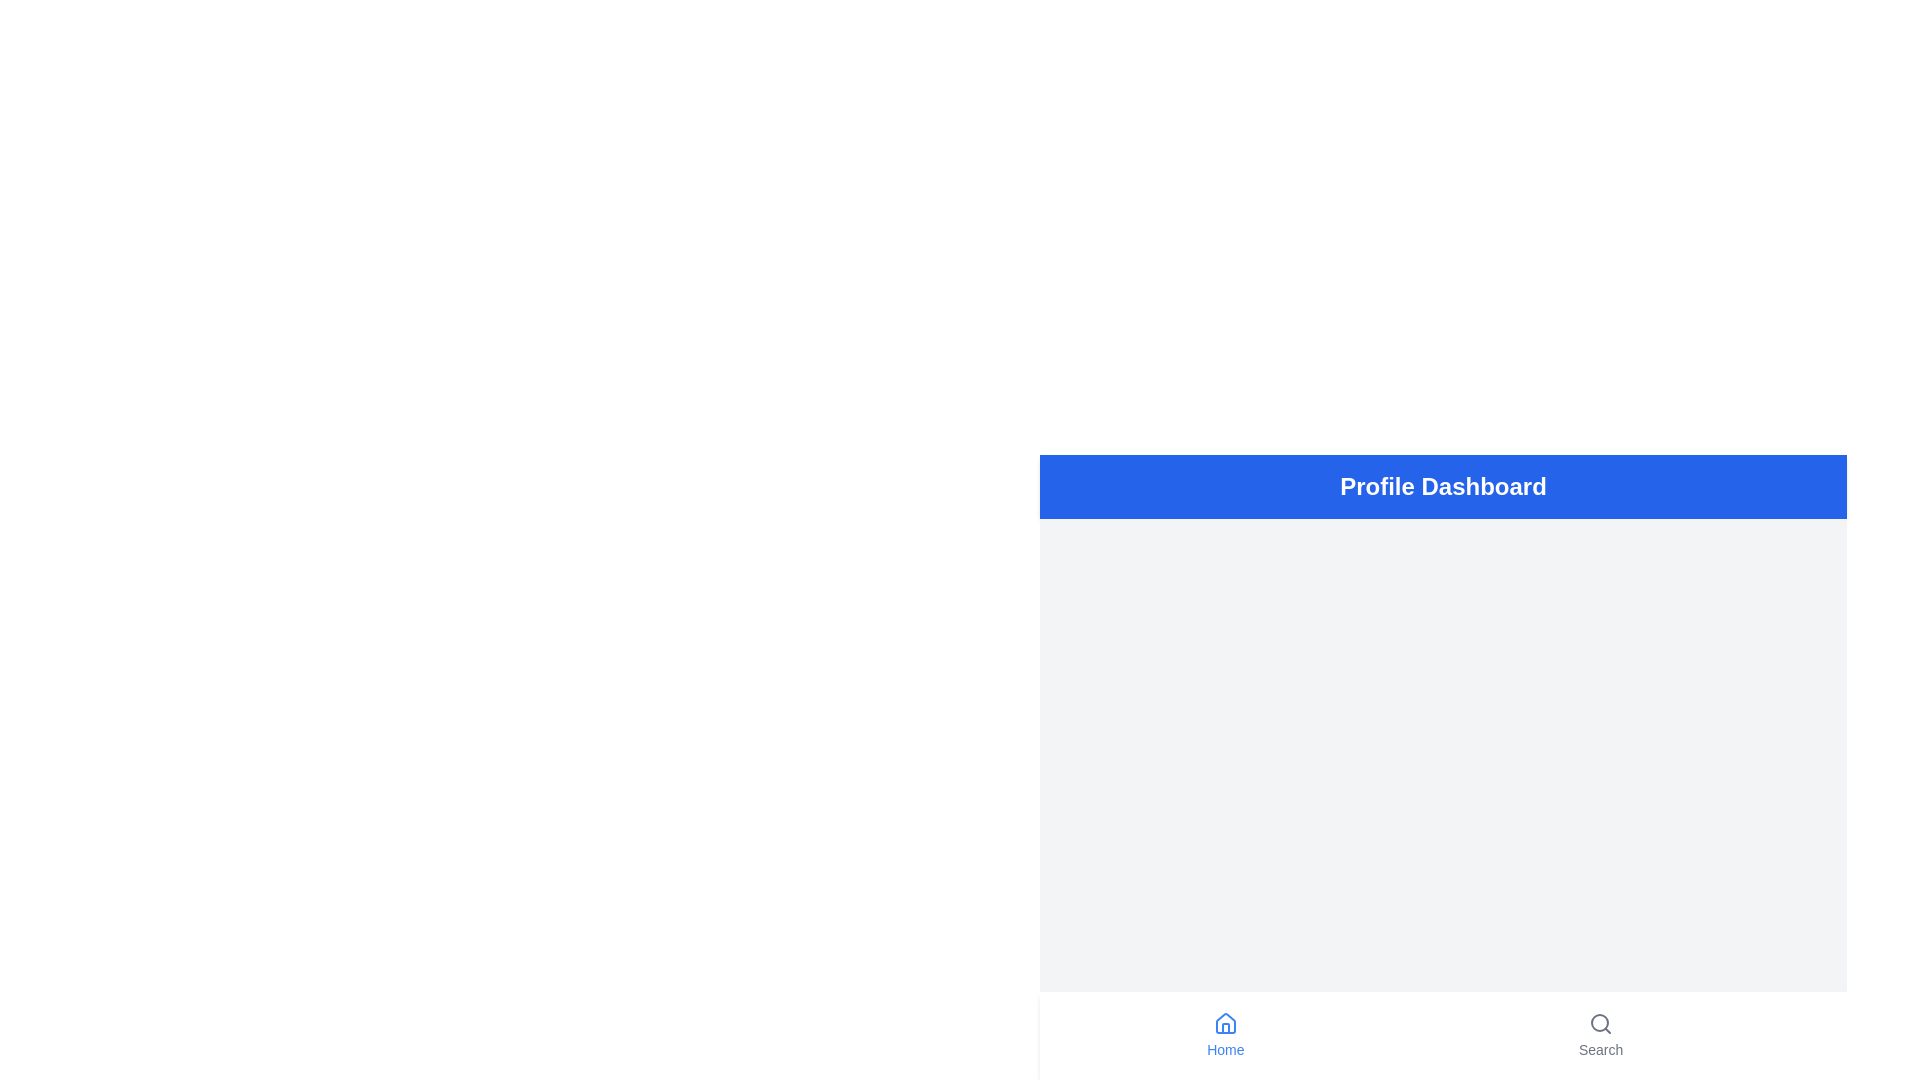 This screenshot has width=1920, height=1080. I want to click on the circular decorative element of the magnifying glass icon, which has a radius of 8 units and is located at the bottom-right of the interface near the 'Search' label, so click(1600, 1022).